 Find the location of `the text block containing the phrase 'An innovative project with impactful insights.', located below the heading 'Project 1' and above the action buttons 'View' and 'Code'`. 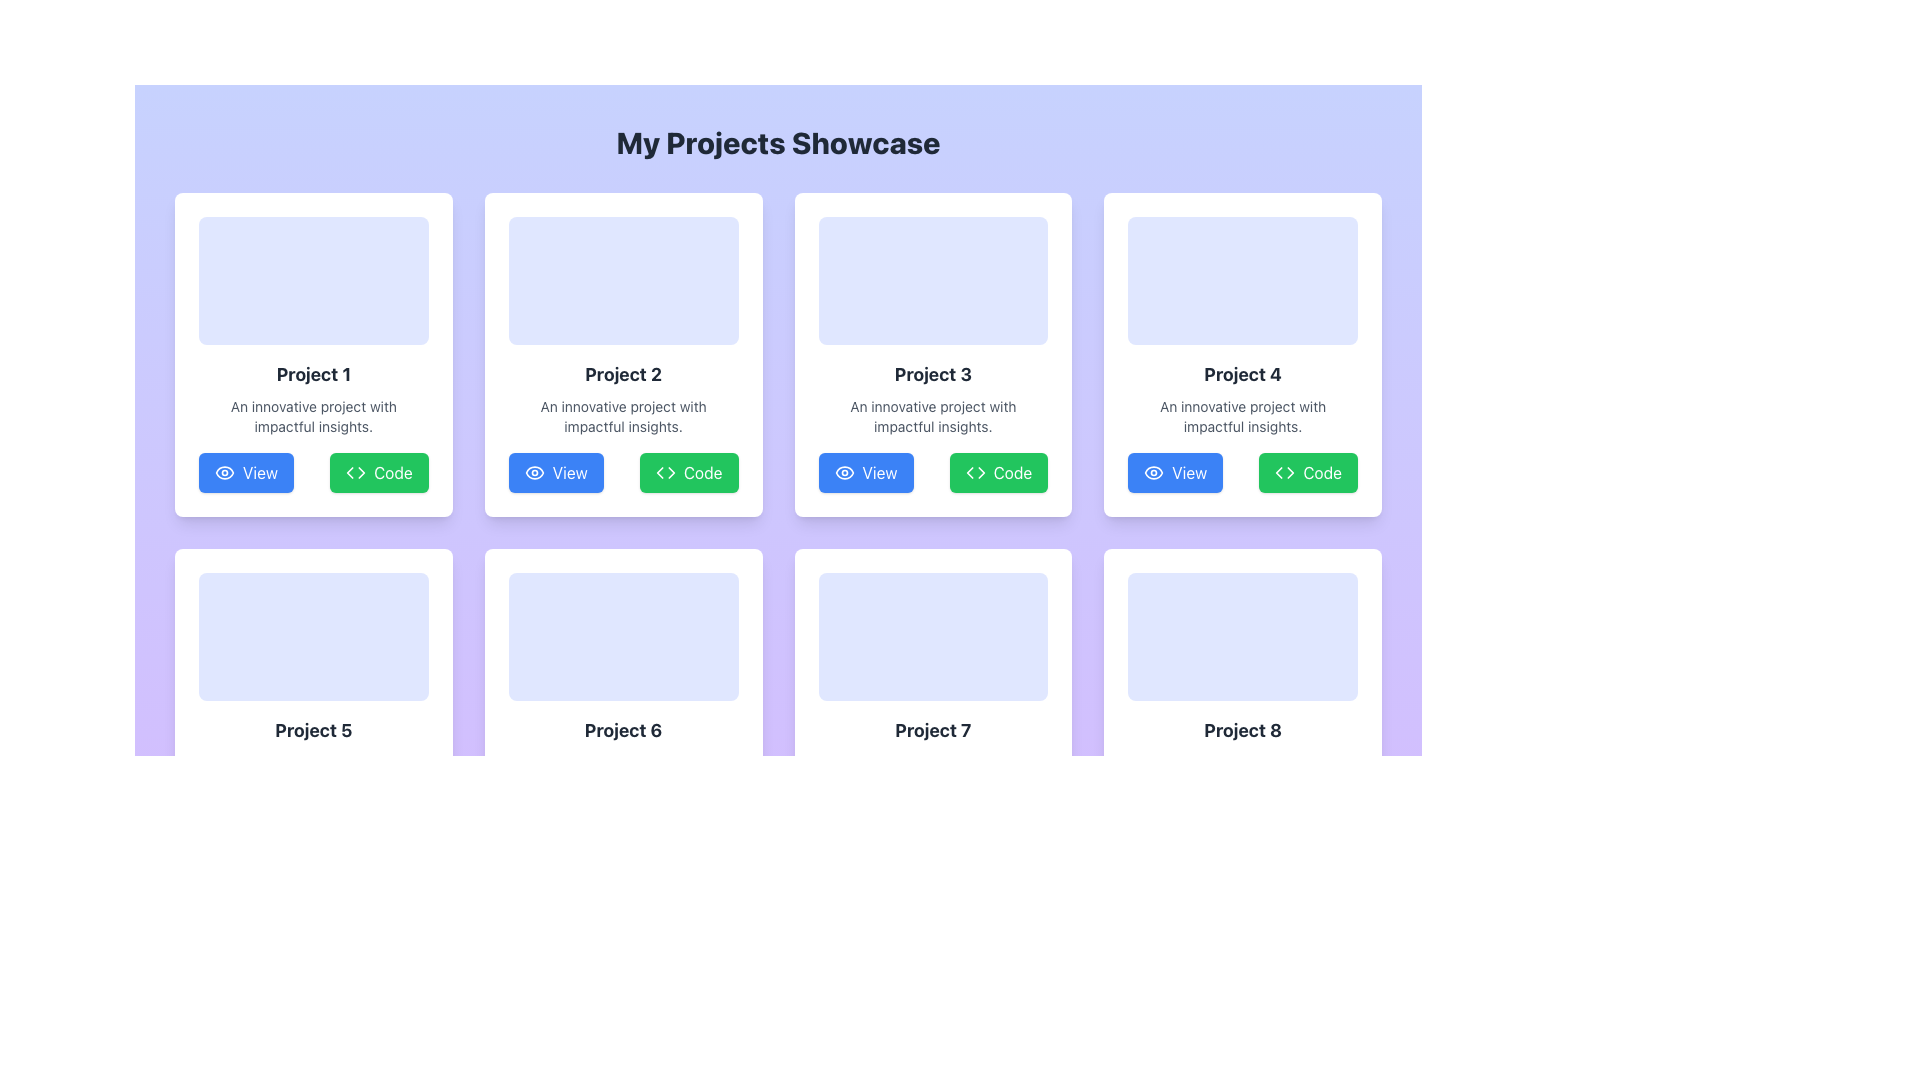

the text block containing the phrase 'An innovative project with impactful insights.', located below the heading 'Project 1' and above the action buttons 'View' and 'Code' is located at coordinates (312, 415).